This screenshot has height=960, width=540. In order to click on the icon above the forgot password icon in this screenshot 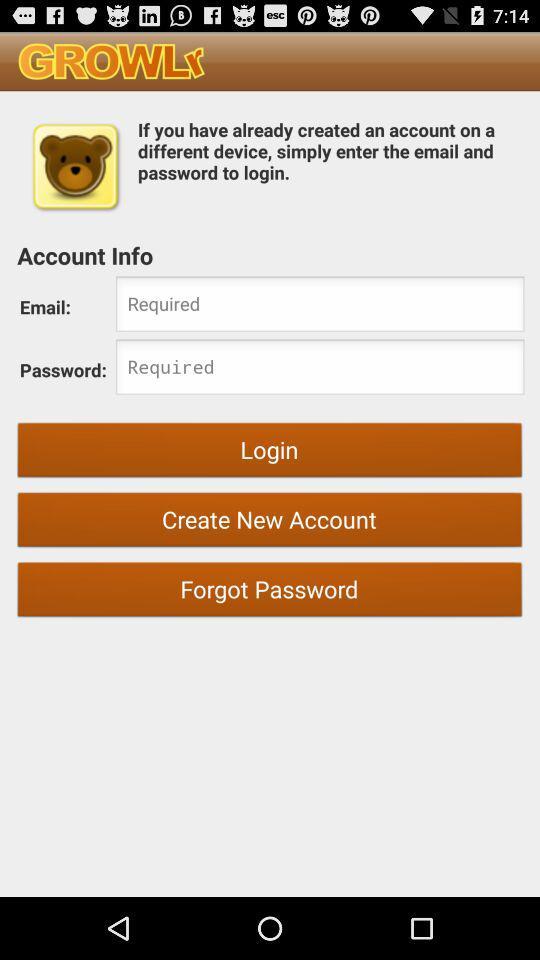, I will do `click(270, 521)`.